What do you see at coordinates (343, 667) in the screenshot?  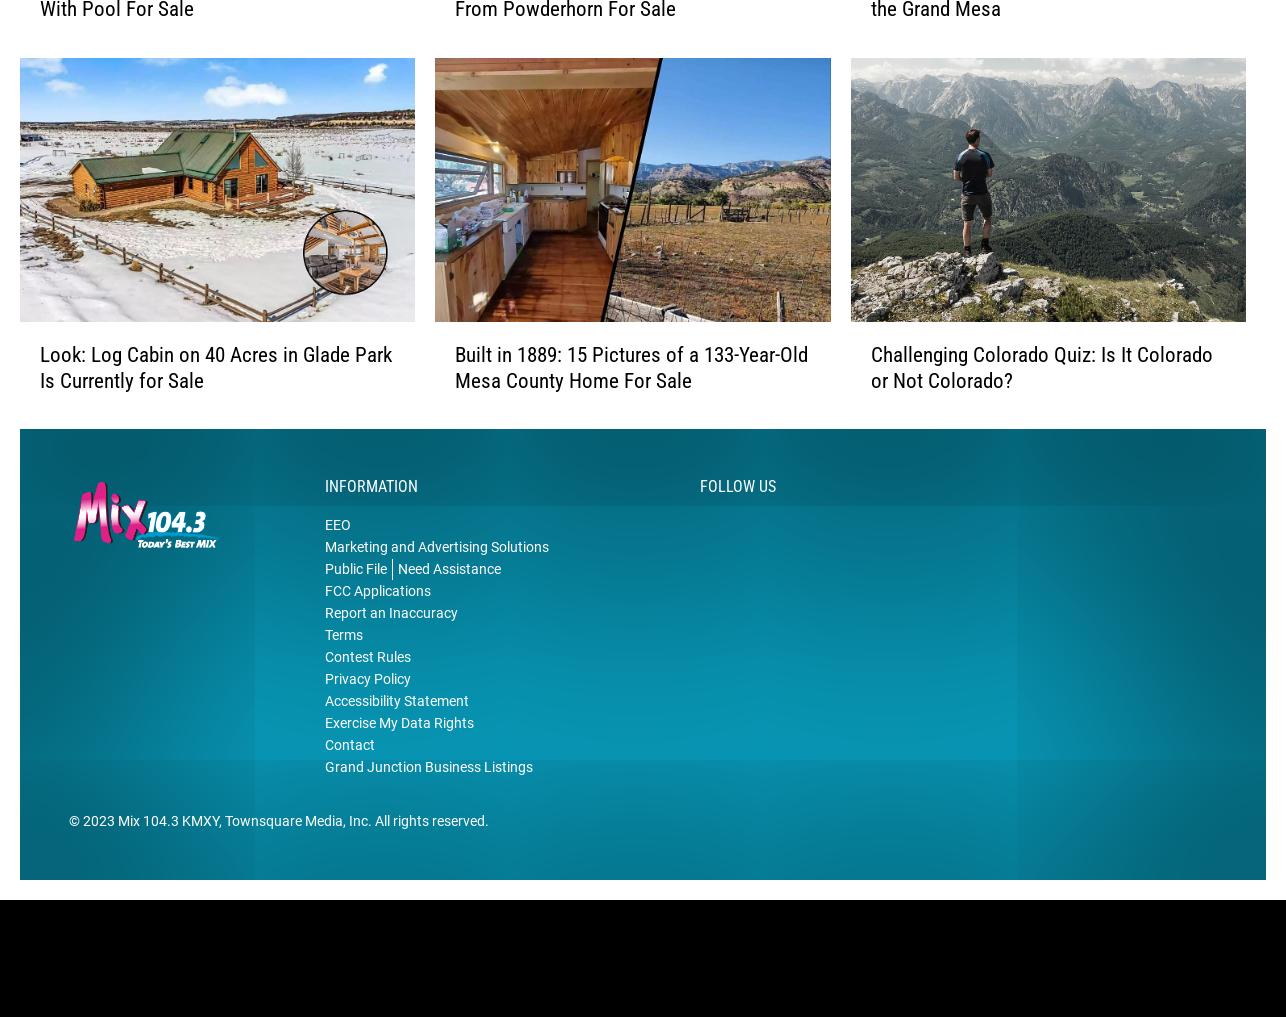 I see `'Terms'` at bounding box center [343, 667].